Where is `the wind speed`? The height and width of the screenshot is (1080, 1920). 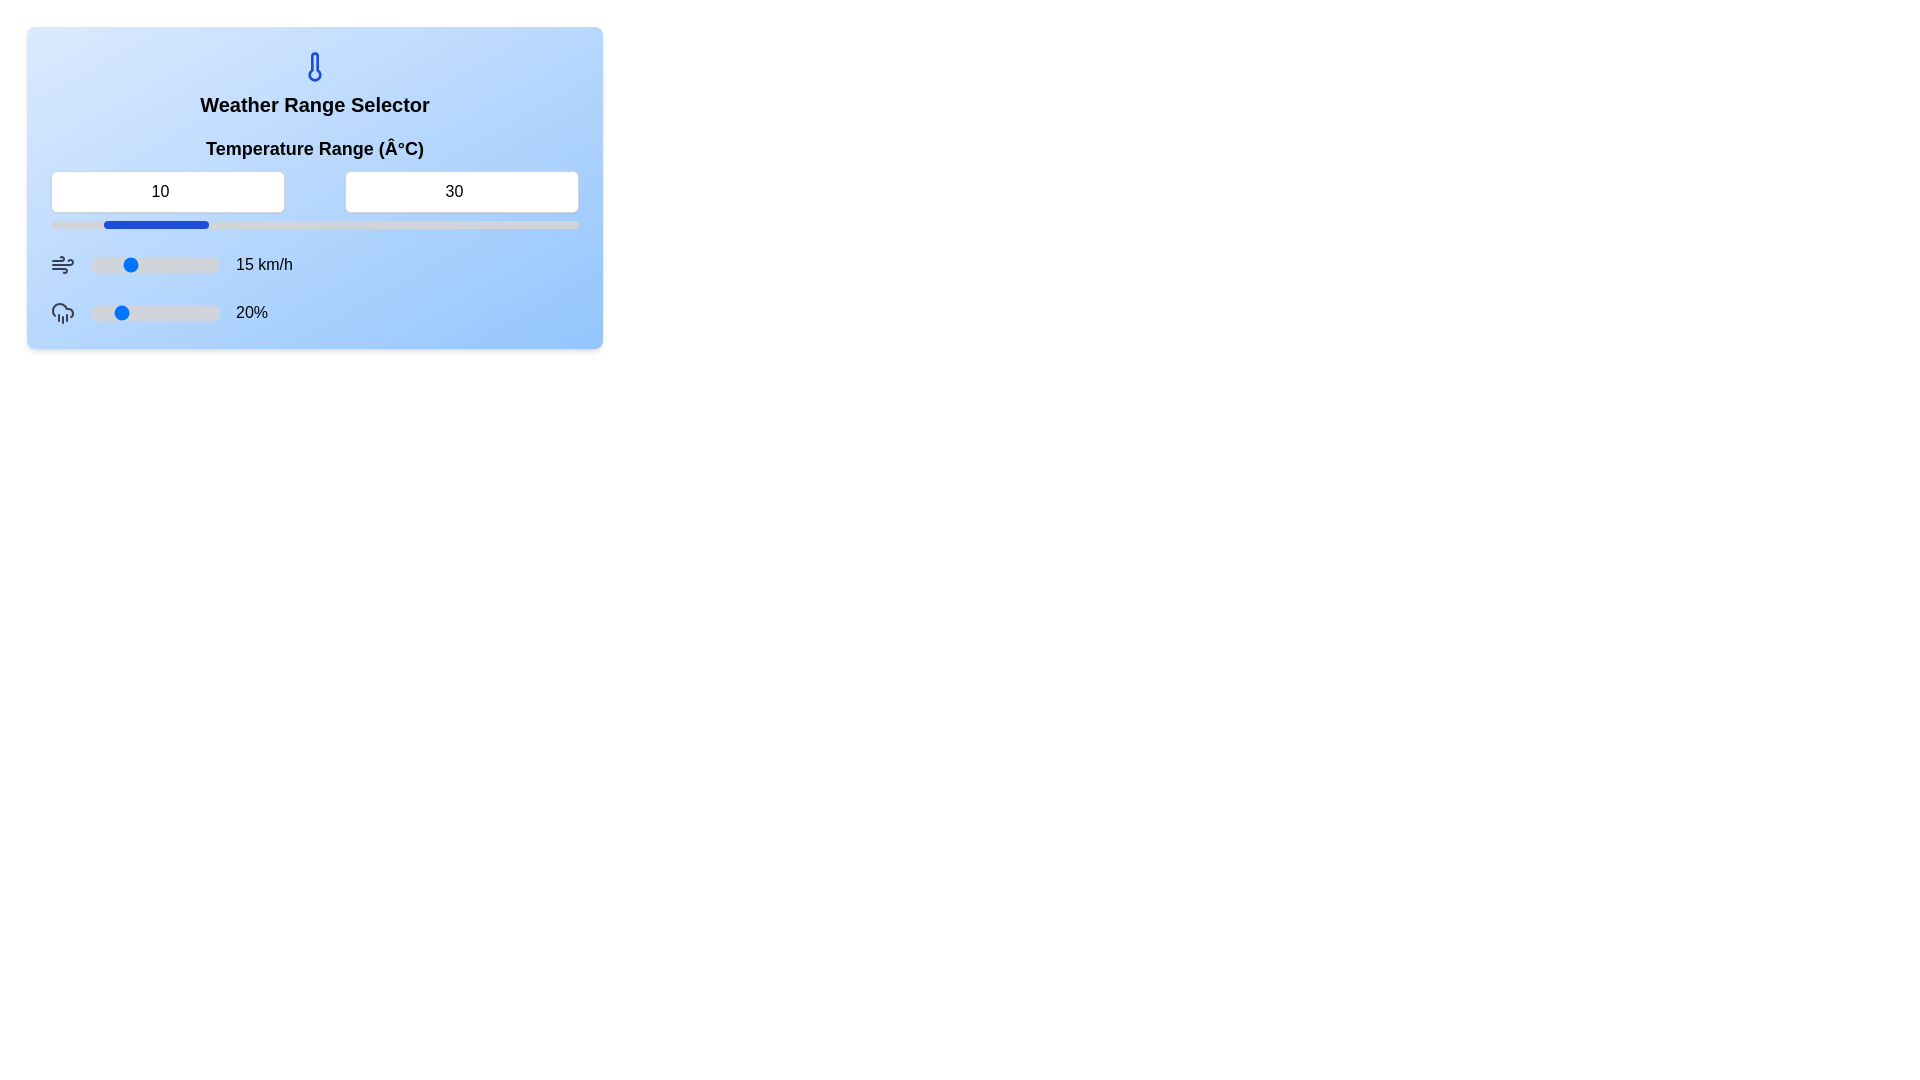
the wind speed is located at coordinates (188, 264).